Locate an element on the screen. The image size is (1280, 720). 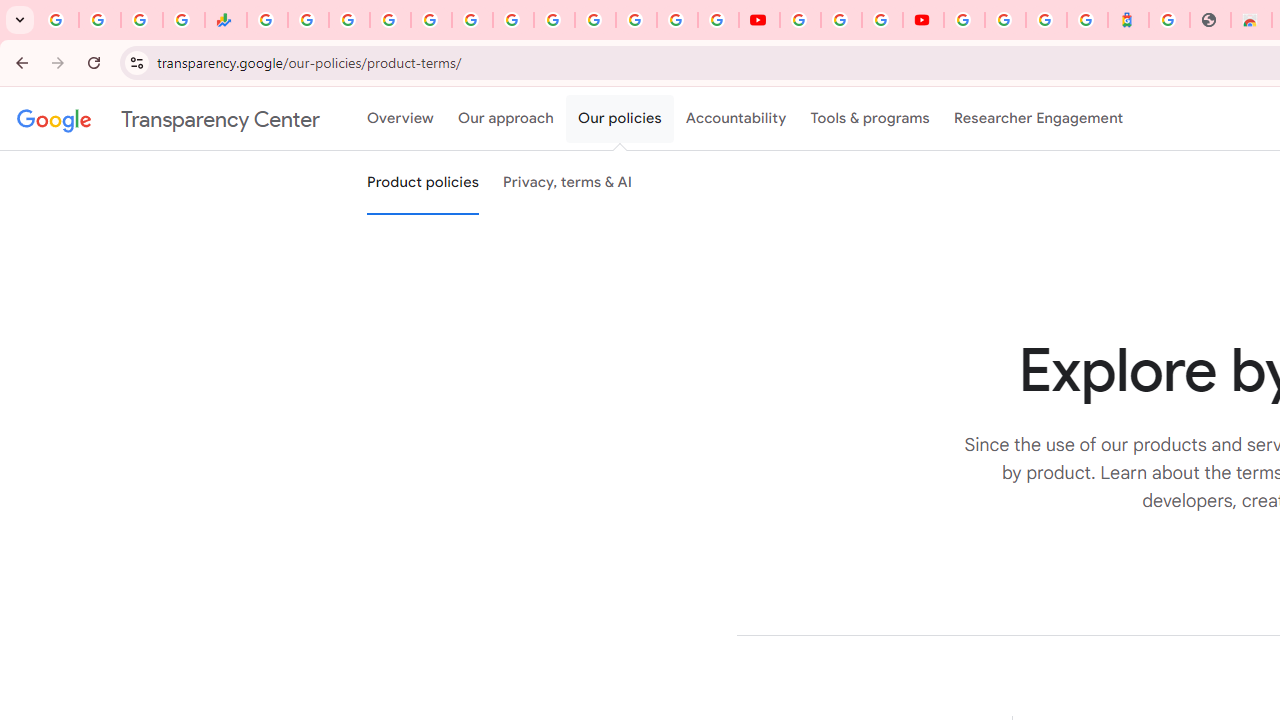
'Create your Google Account' is located at coordinates (880, 20).